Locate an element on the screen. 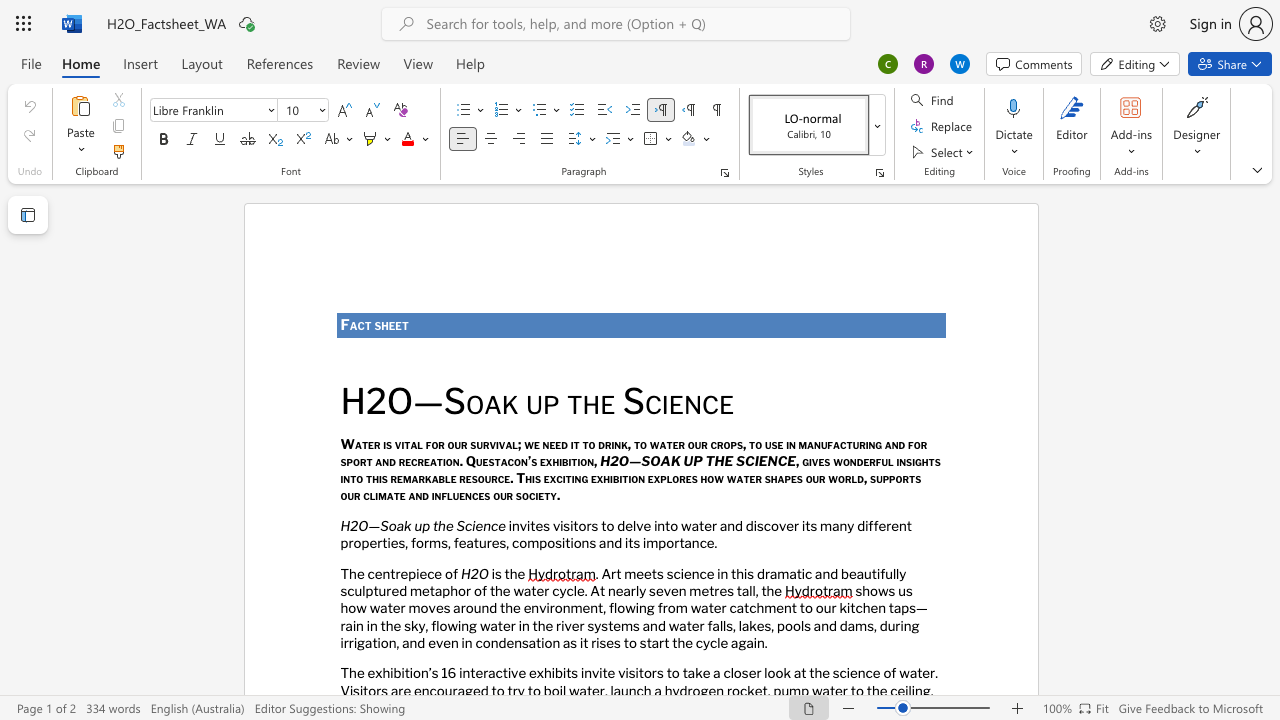  the 1th character "r" in the text is located at coordinates (509, 495).